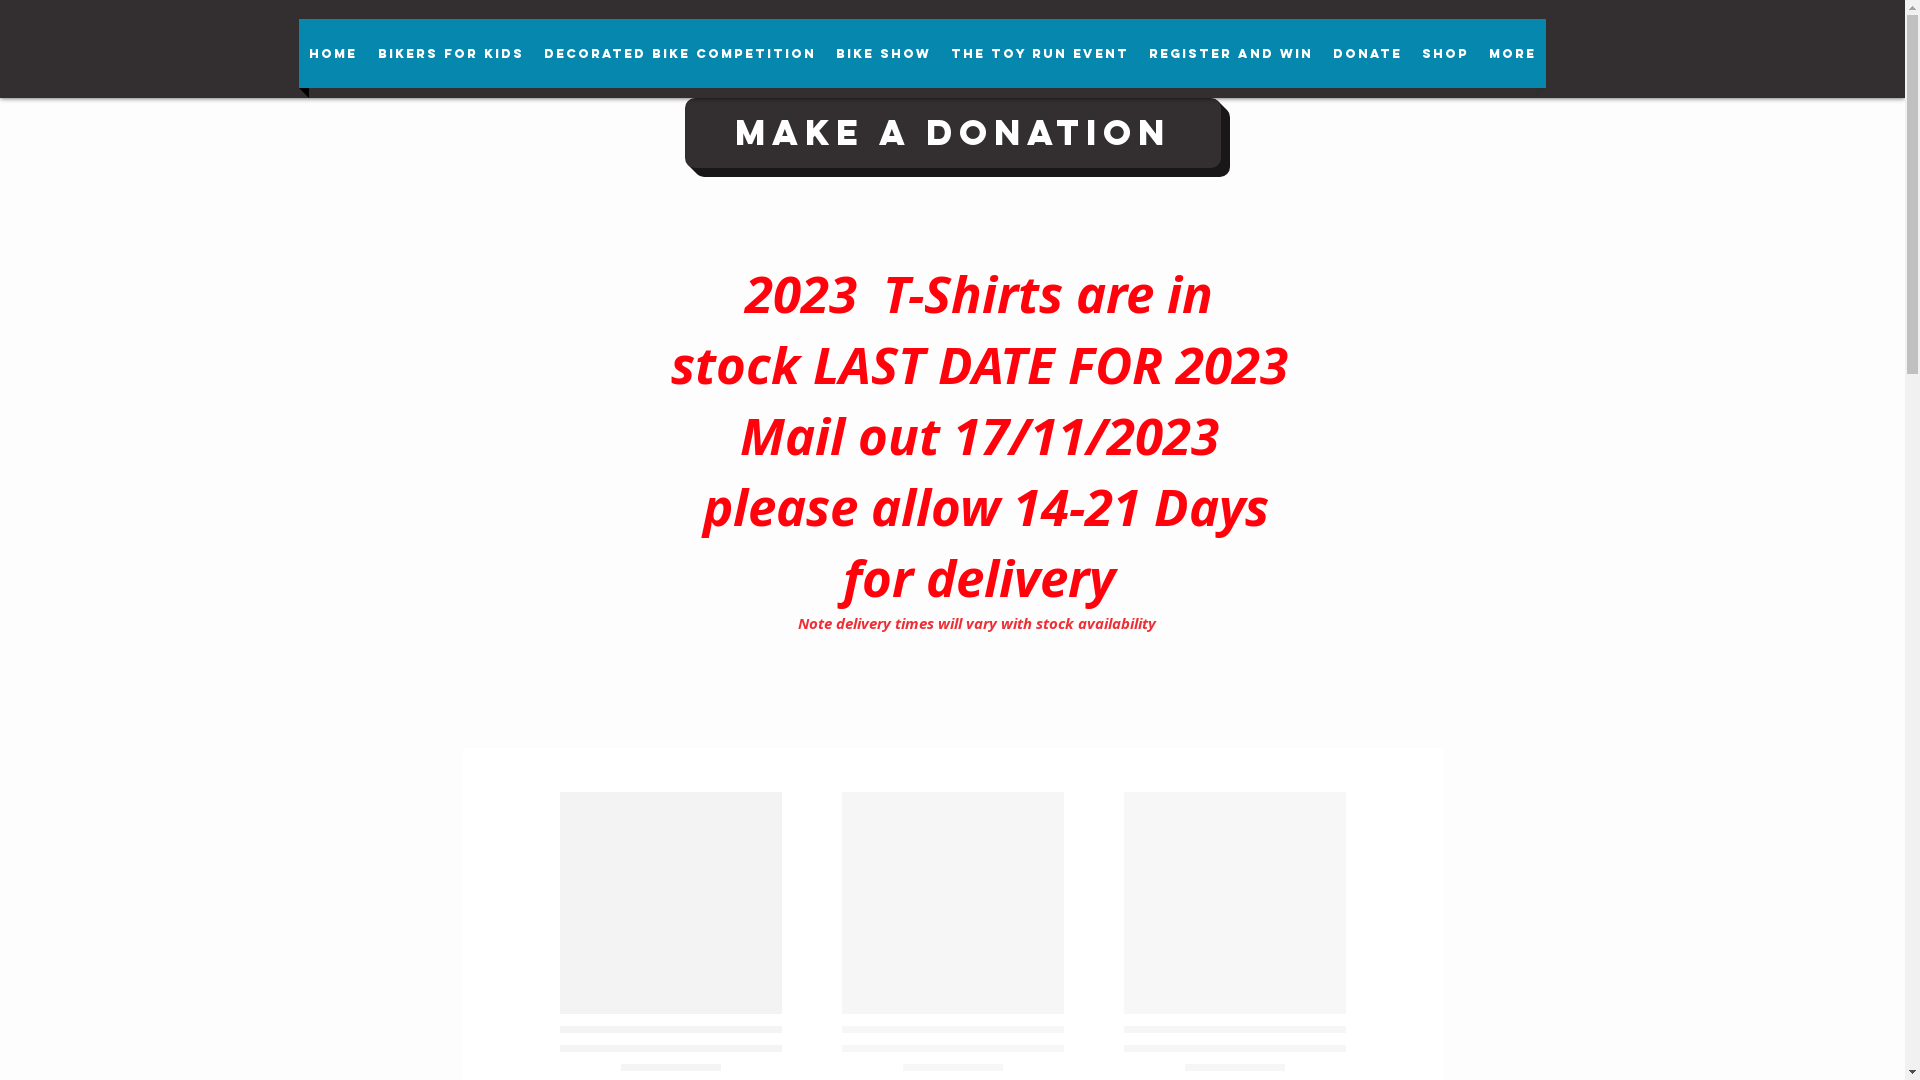 The width and height of the screenshot is (1920, 1080). I want to click on 'Bikers For Kids', so click(450, 52).